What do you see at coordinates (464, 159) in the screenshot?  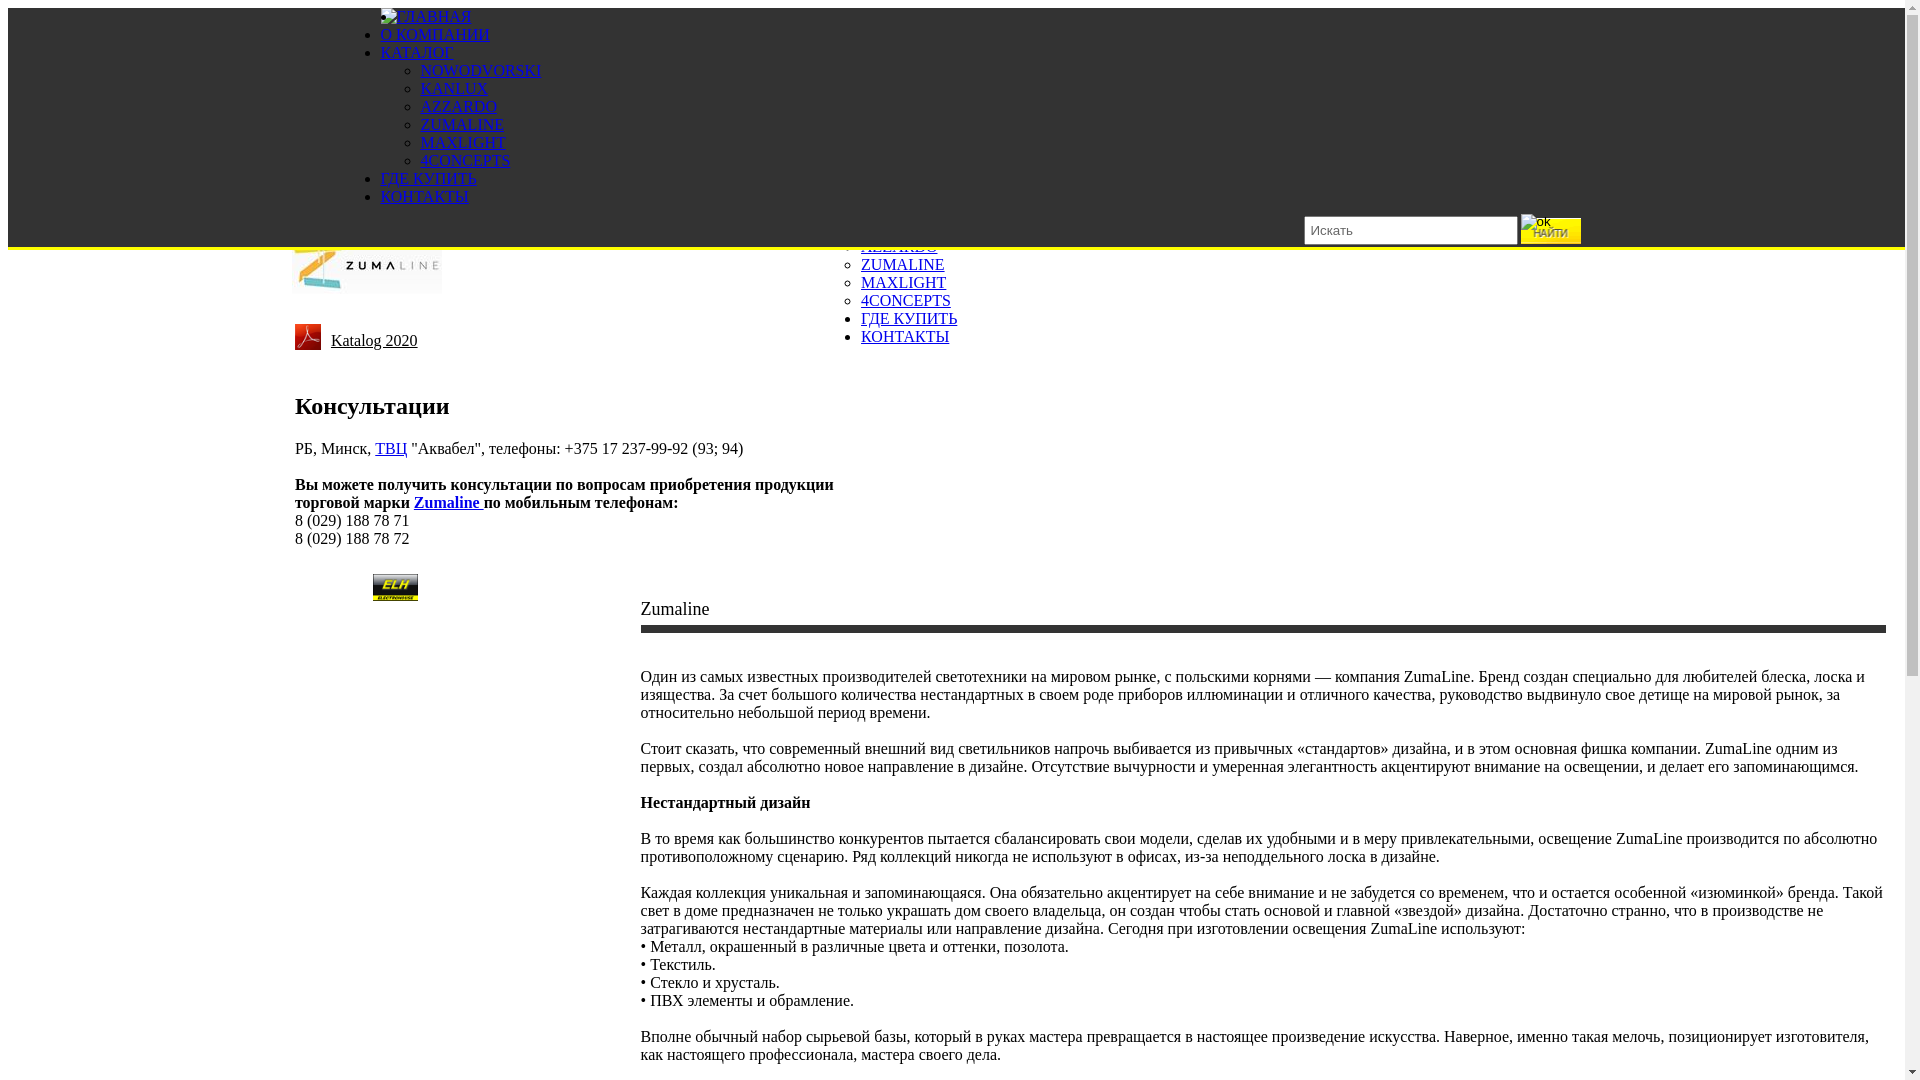 I see `'4CONCEPTS'` at bounding box center [464, 159].